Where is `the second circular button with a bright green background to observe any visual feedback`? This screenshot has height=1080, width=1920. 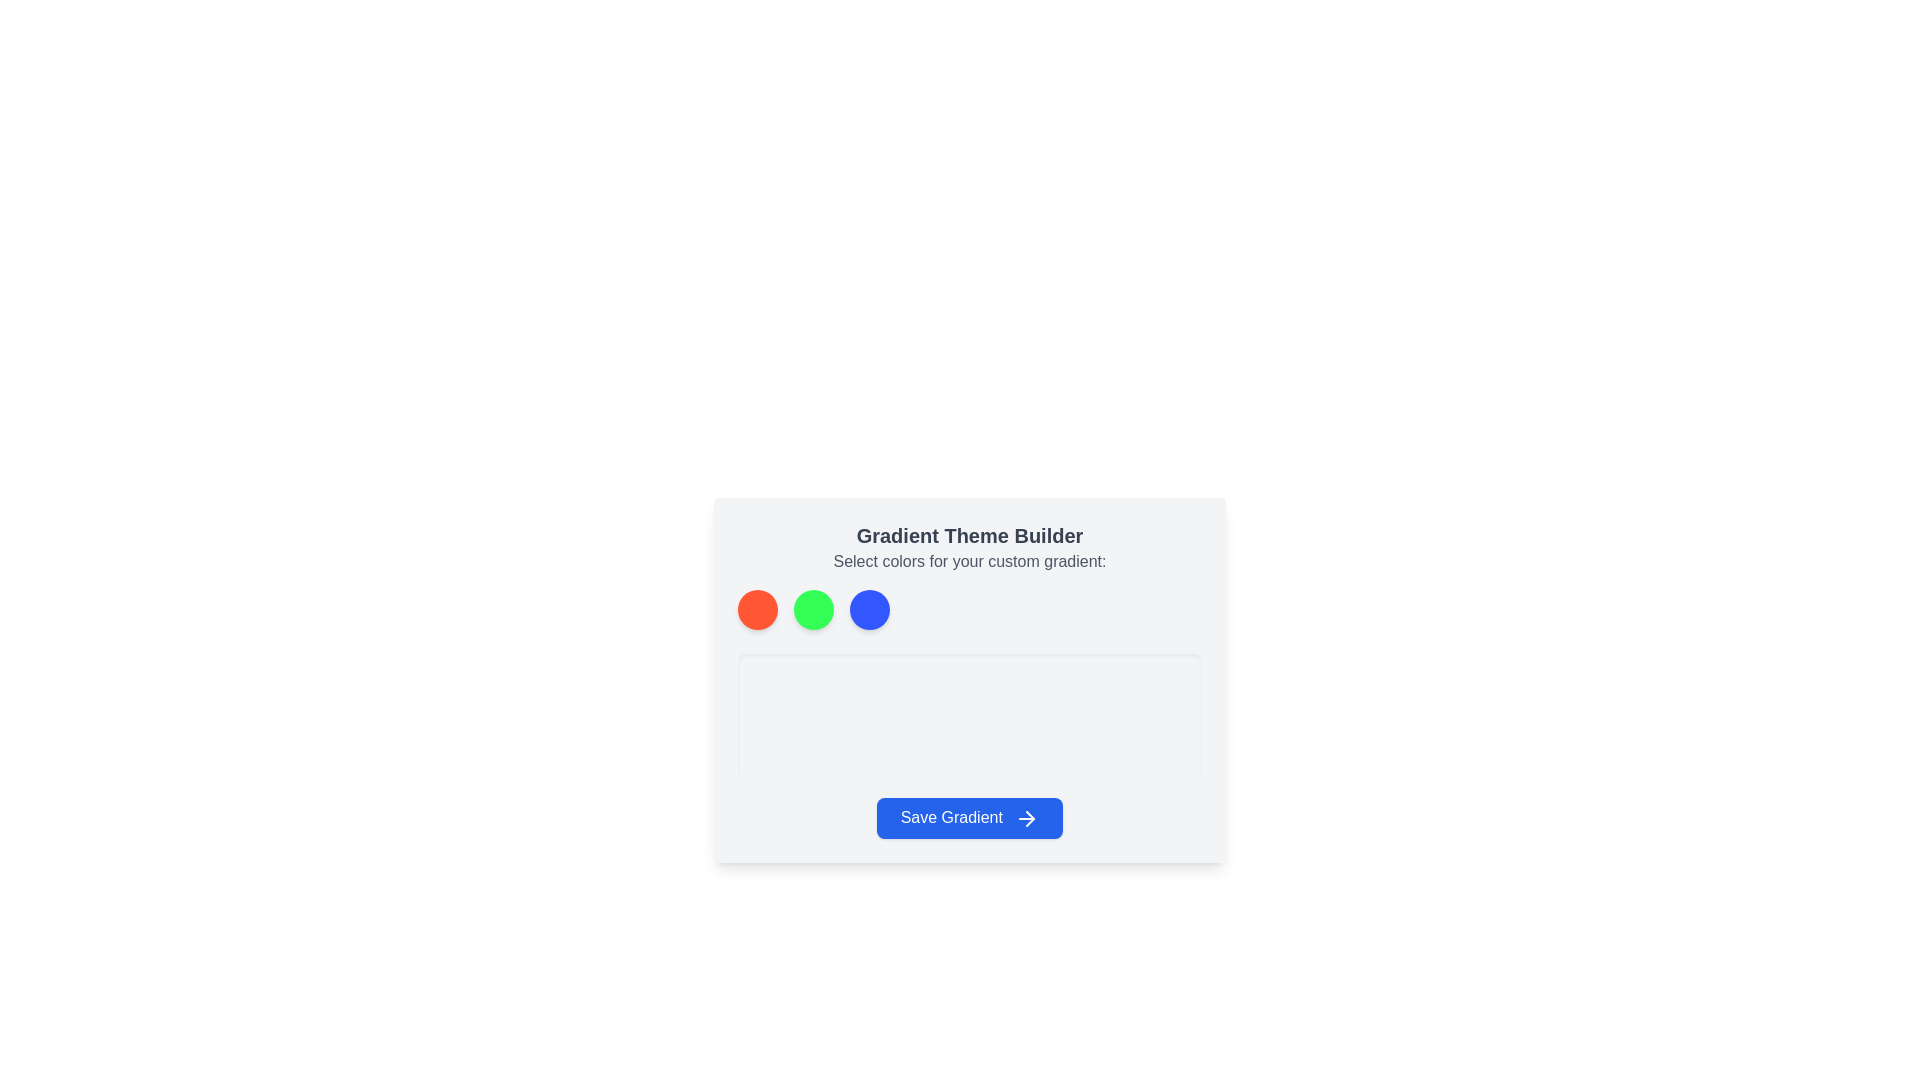 the second circular button with a bright green background to observe any visual feedback is located at coordinates (814, 608).